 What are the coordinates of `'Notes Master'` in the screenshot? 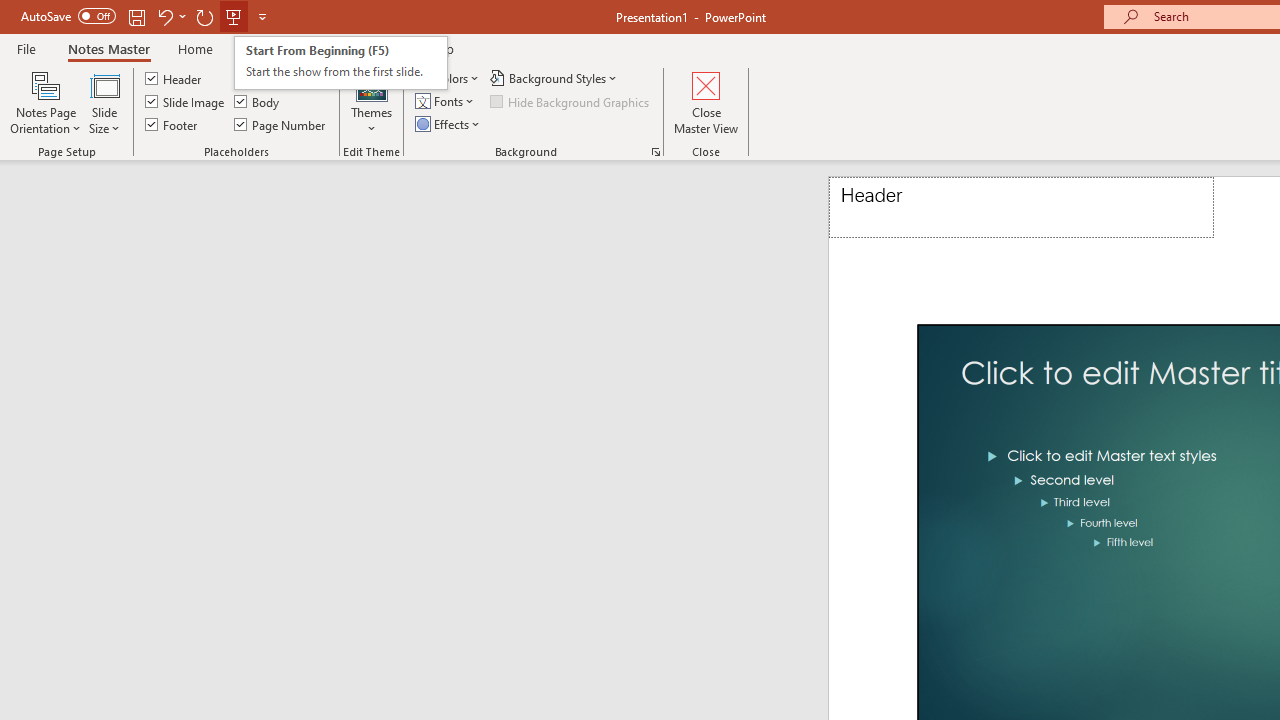 It's located at (107, 48).